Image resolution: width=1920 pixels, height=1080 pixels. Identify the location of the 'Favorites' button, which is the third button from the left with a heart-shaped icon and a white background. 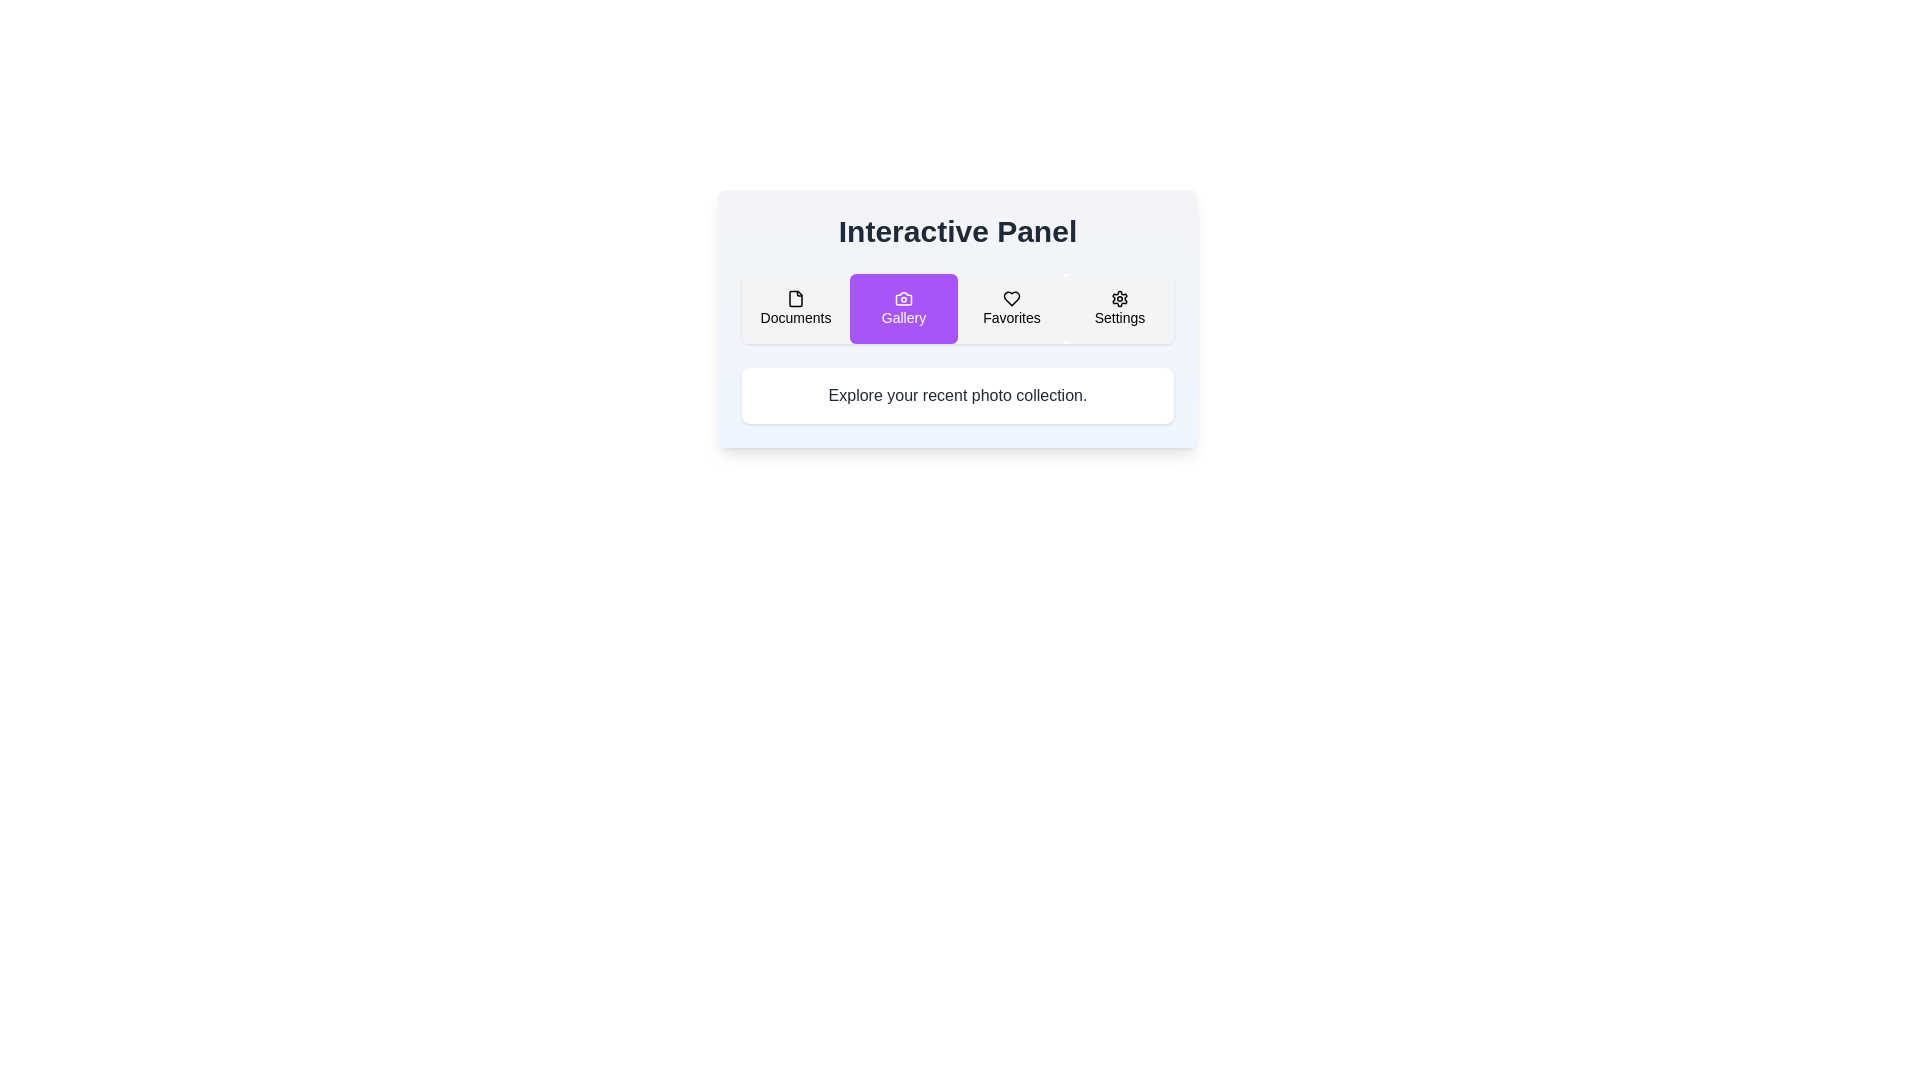
(1012, 308).